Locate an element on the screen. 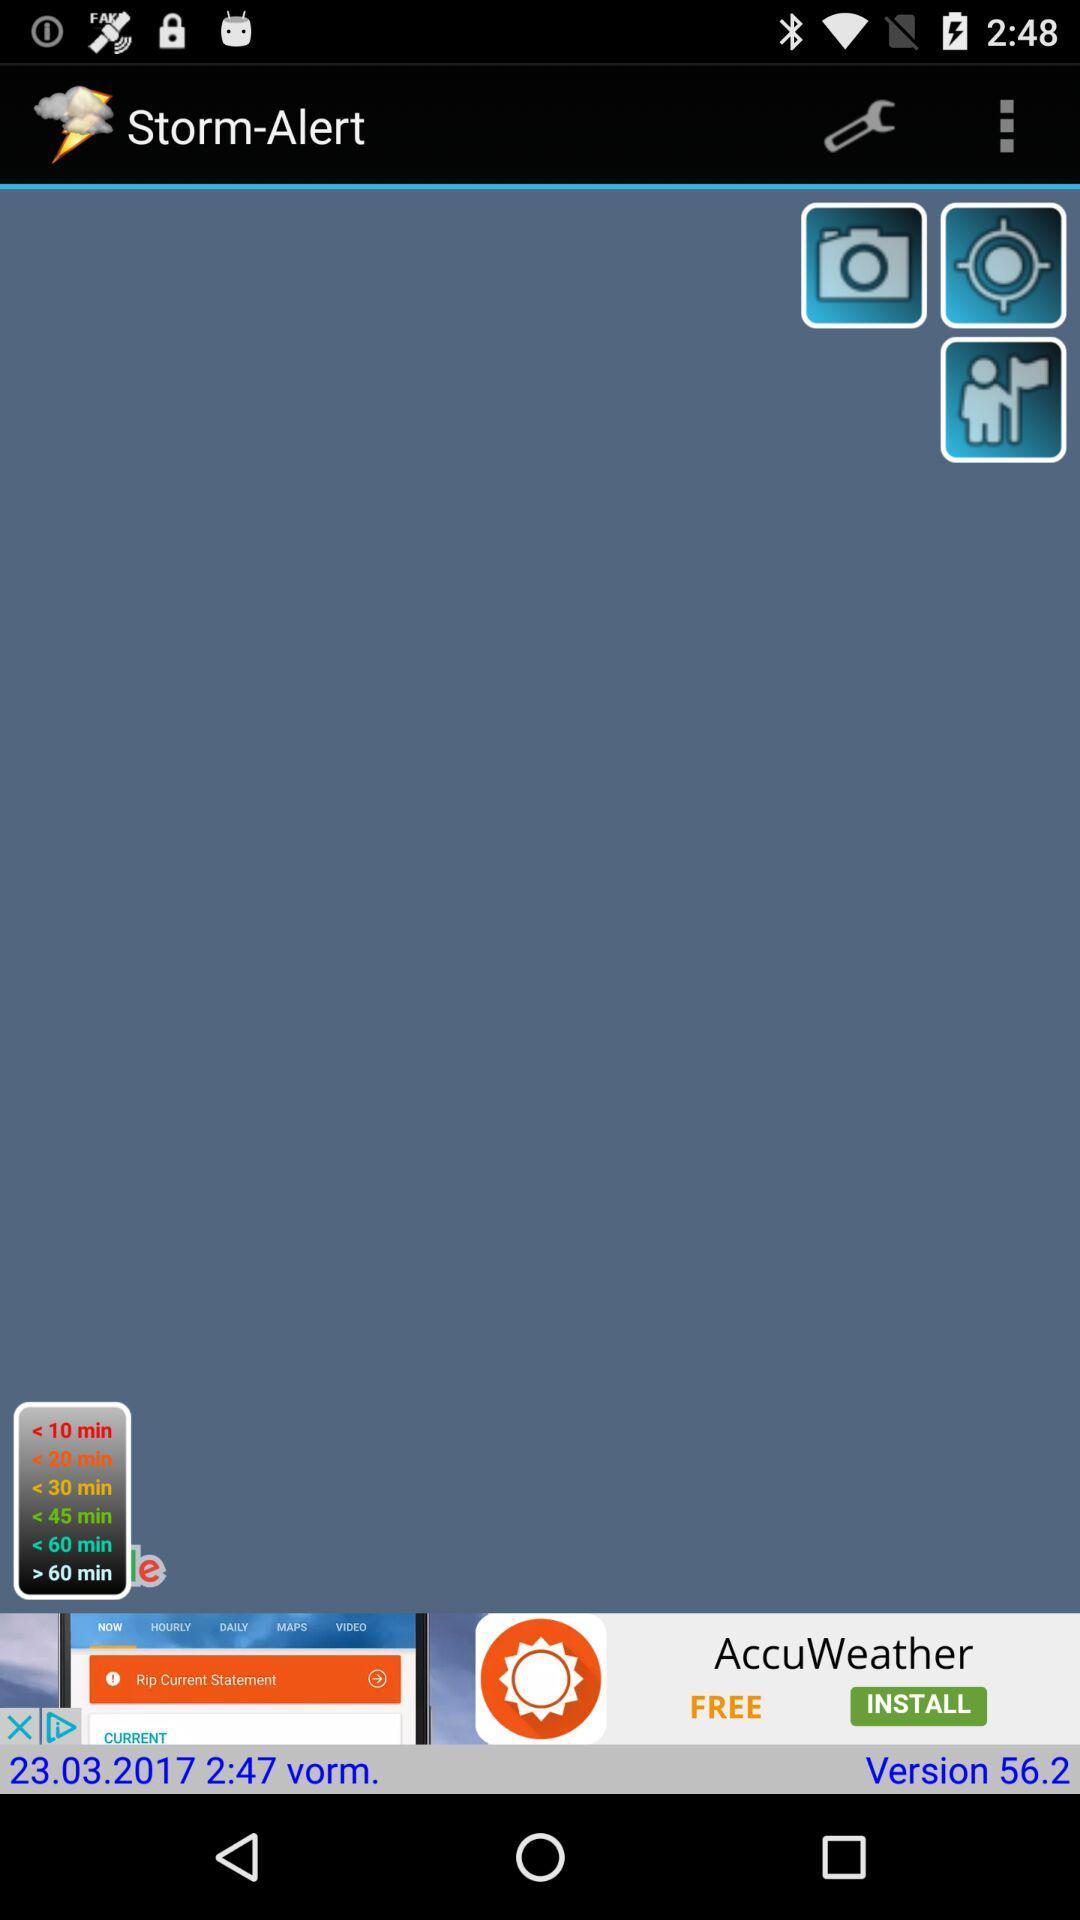 Image resolution: width=1080 pixels, height=1920 pixels. current location is located at coordinates (1003, 264).